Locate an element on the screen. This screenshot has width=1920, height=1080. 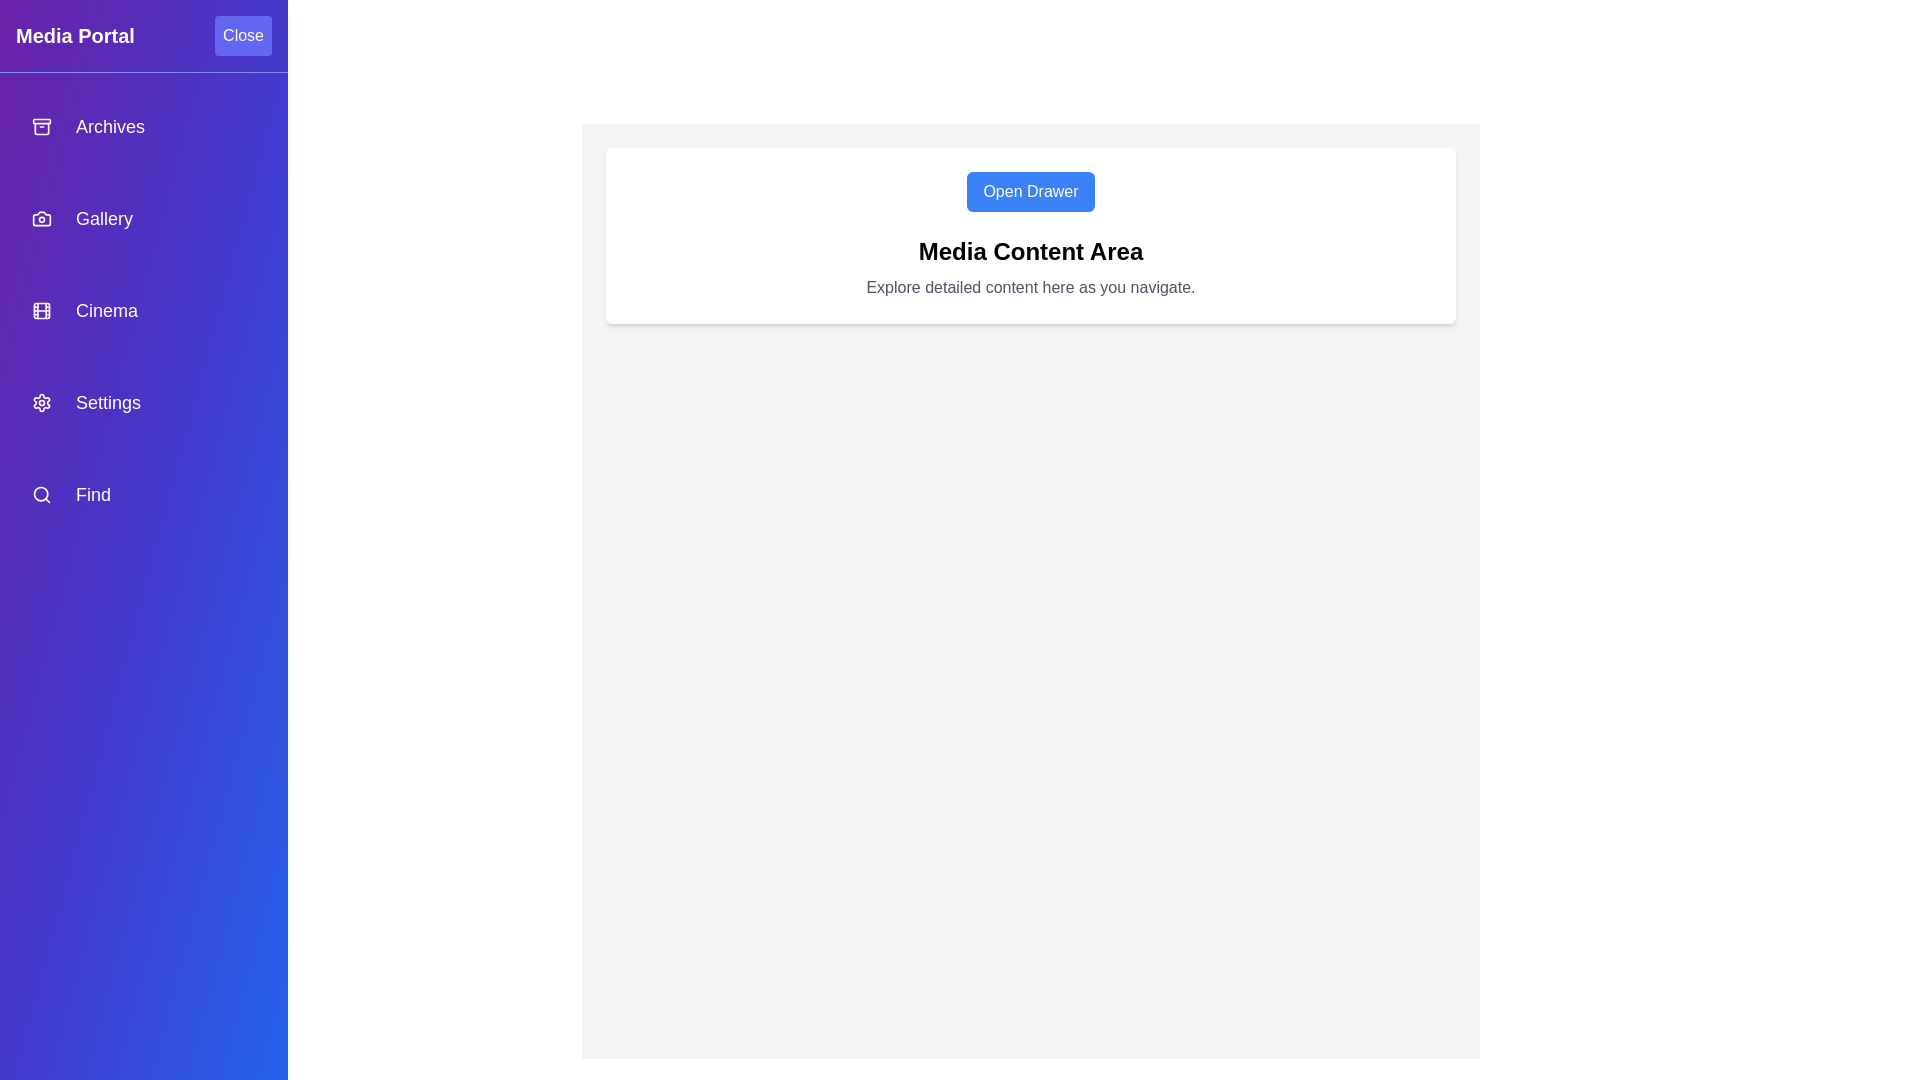
the 'Close' button to close the drawer is located at coordinates (242, 35).